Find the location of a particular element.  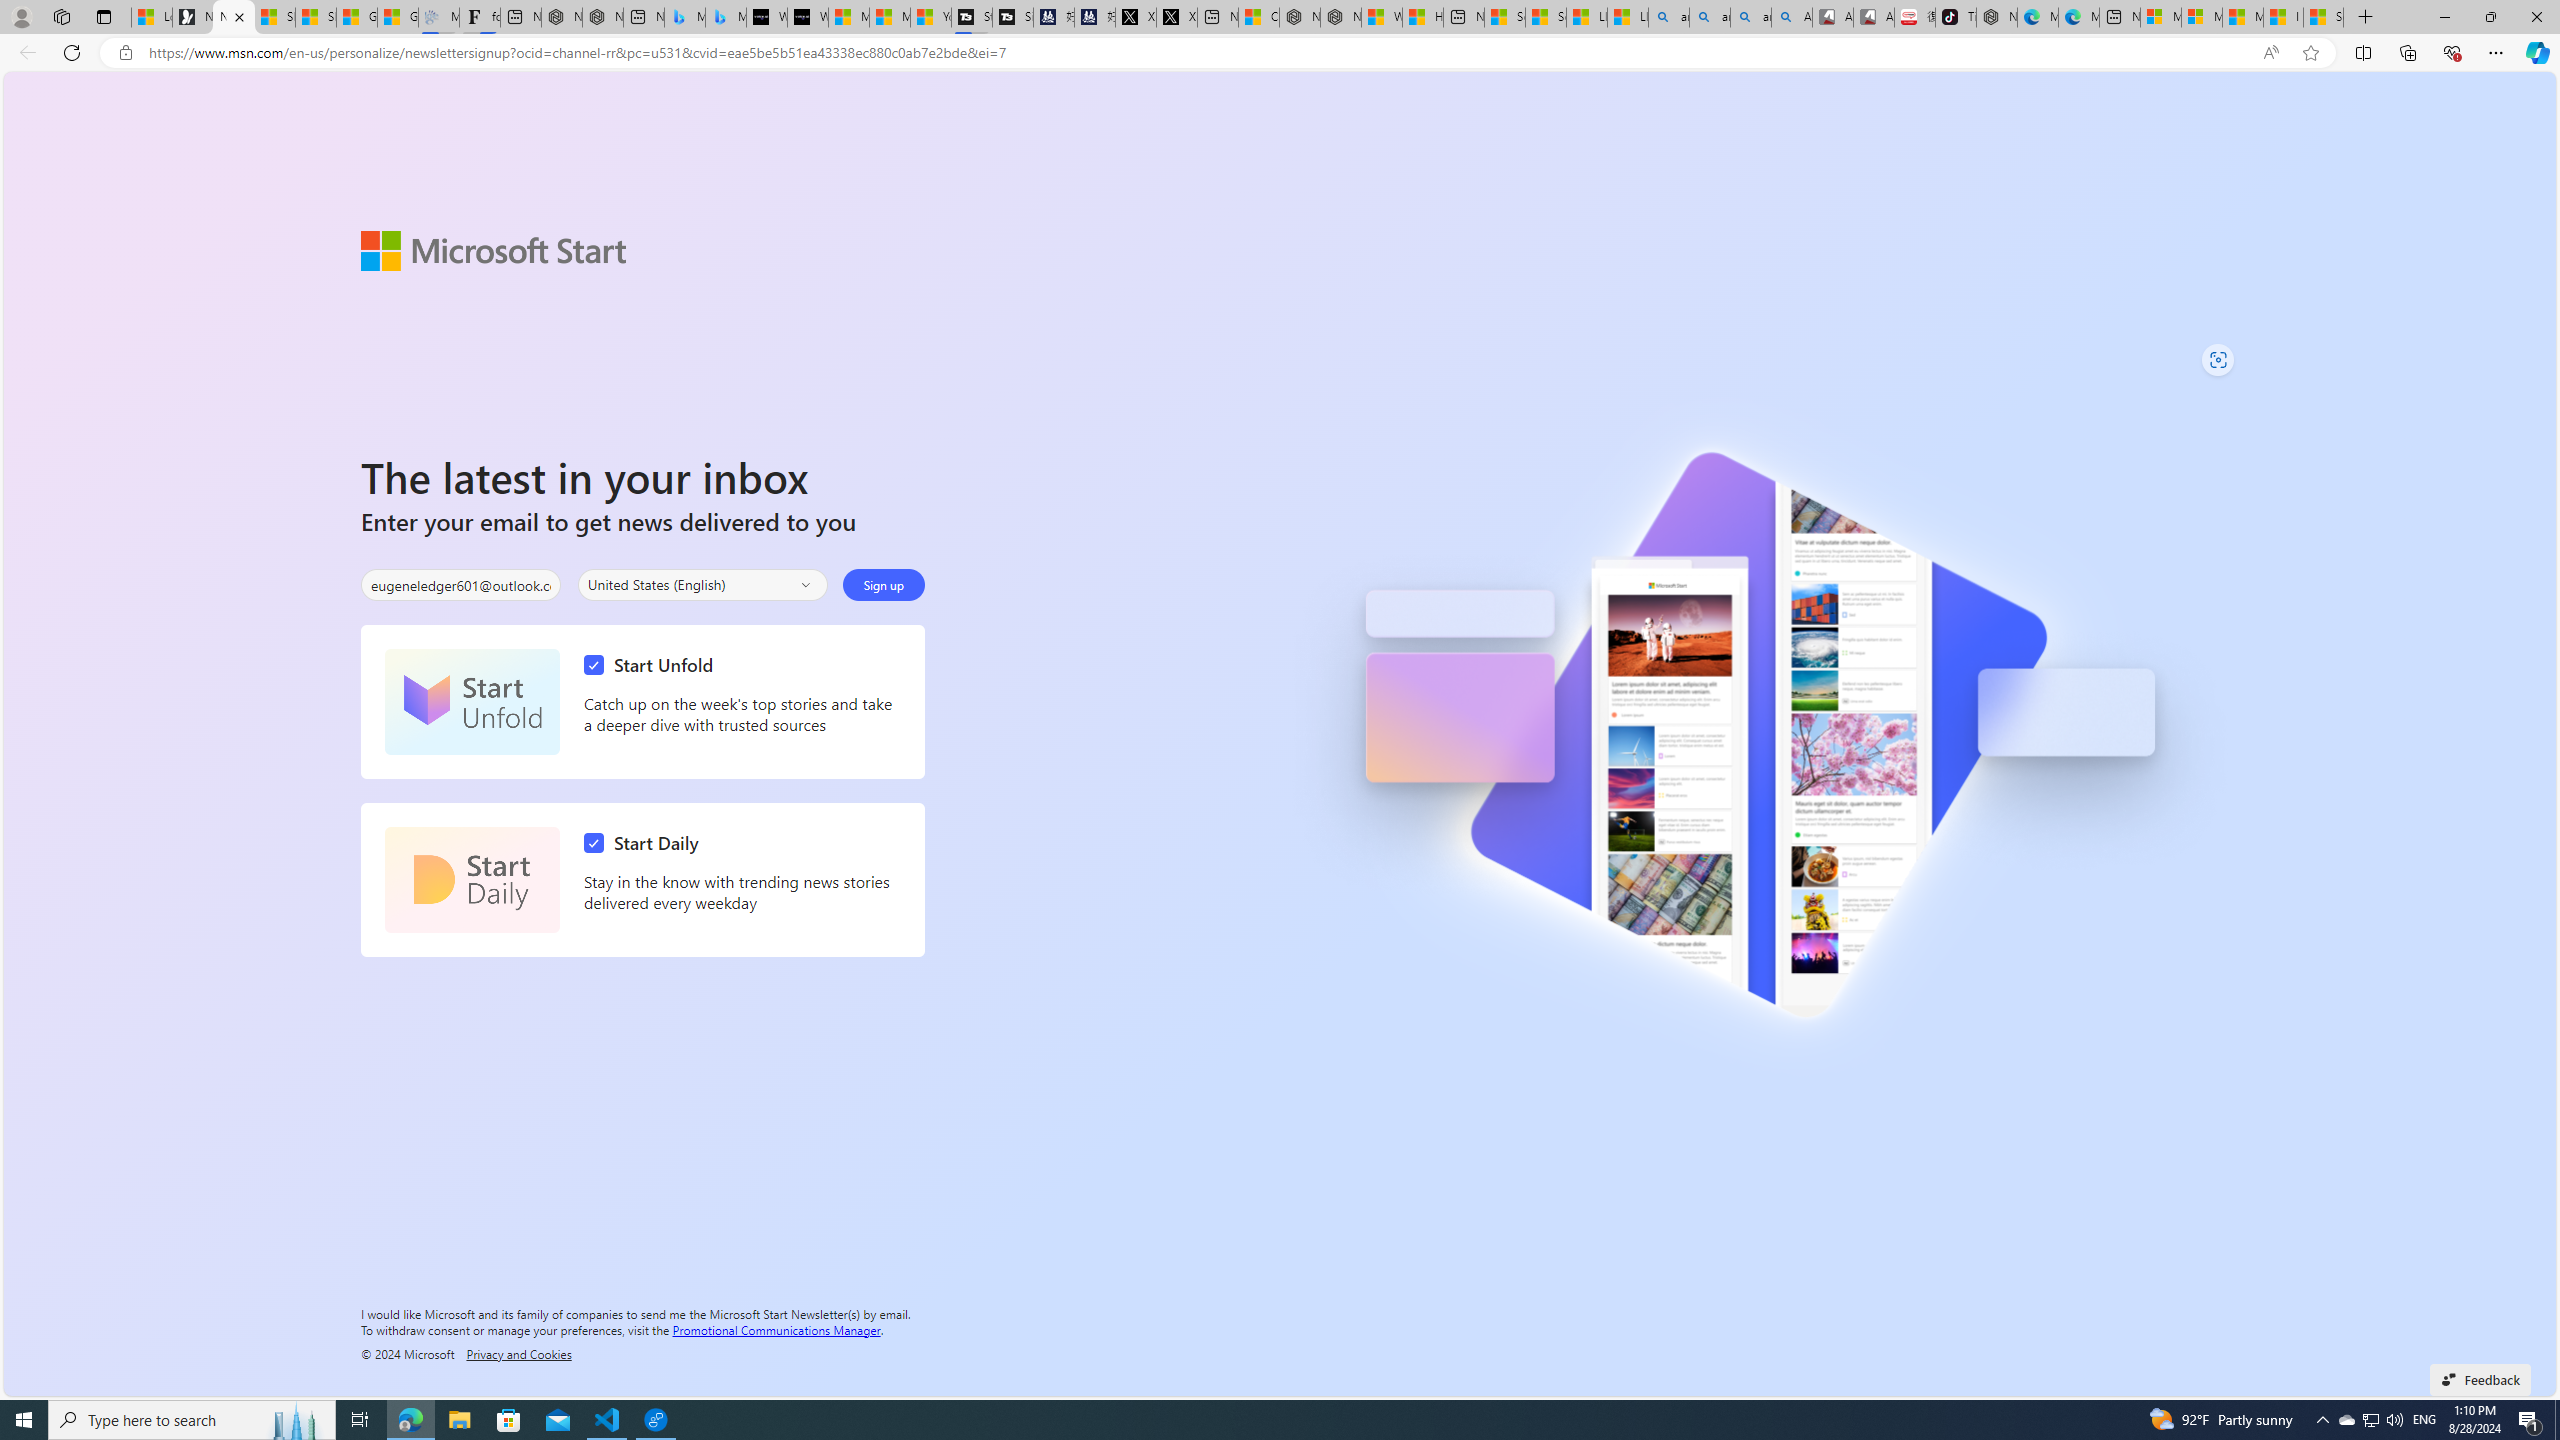

'Address and search bar' is located at coordinates (1198, 53).